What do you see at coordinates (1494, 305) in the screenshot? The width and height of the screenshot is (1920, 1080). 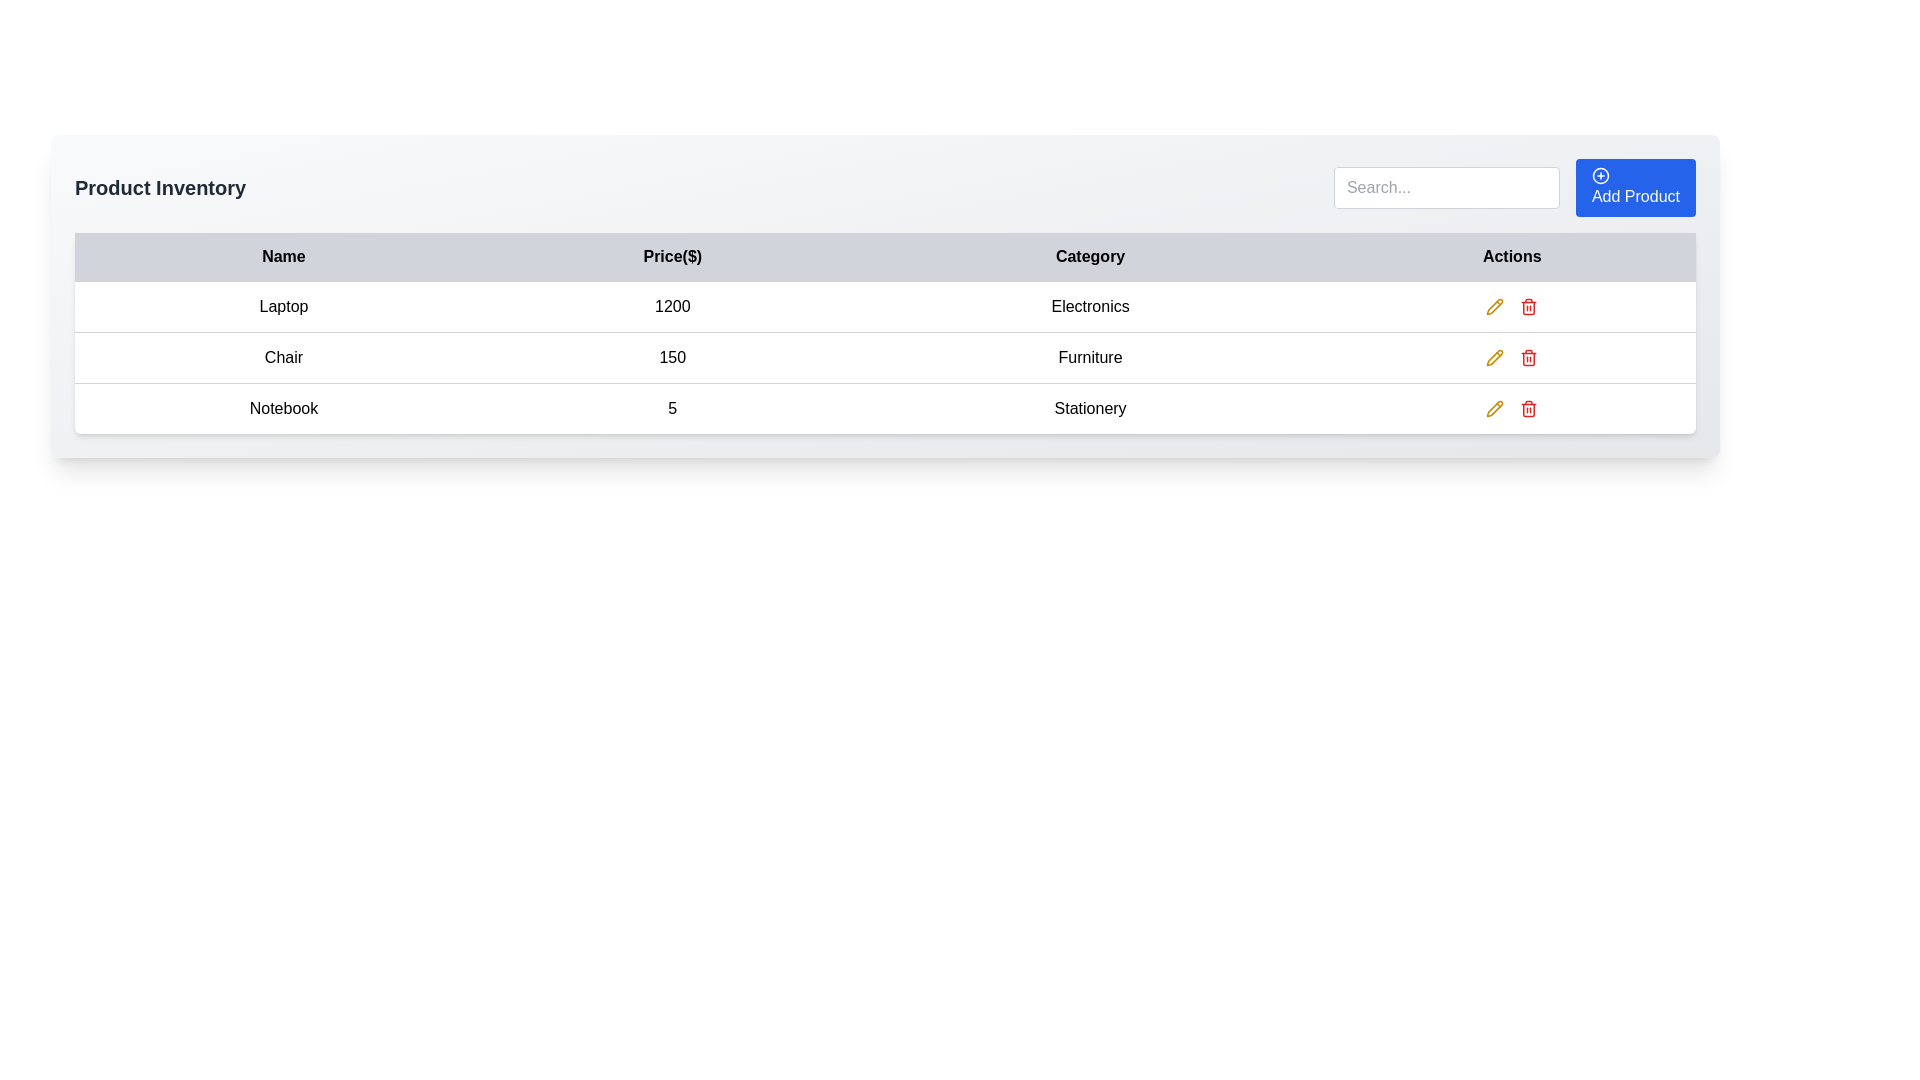 I see `the leftmost edit icon in the 'Actions' column of the table corresponding to the 'Chair' entry to initiate the edit functionality` at bounding box center [1494, 305].